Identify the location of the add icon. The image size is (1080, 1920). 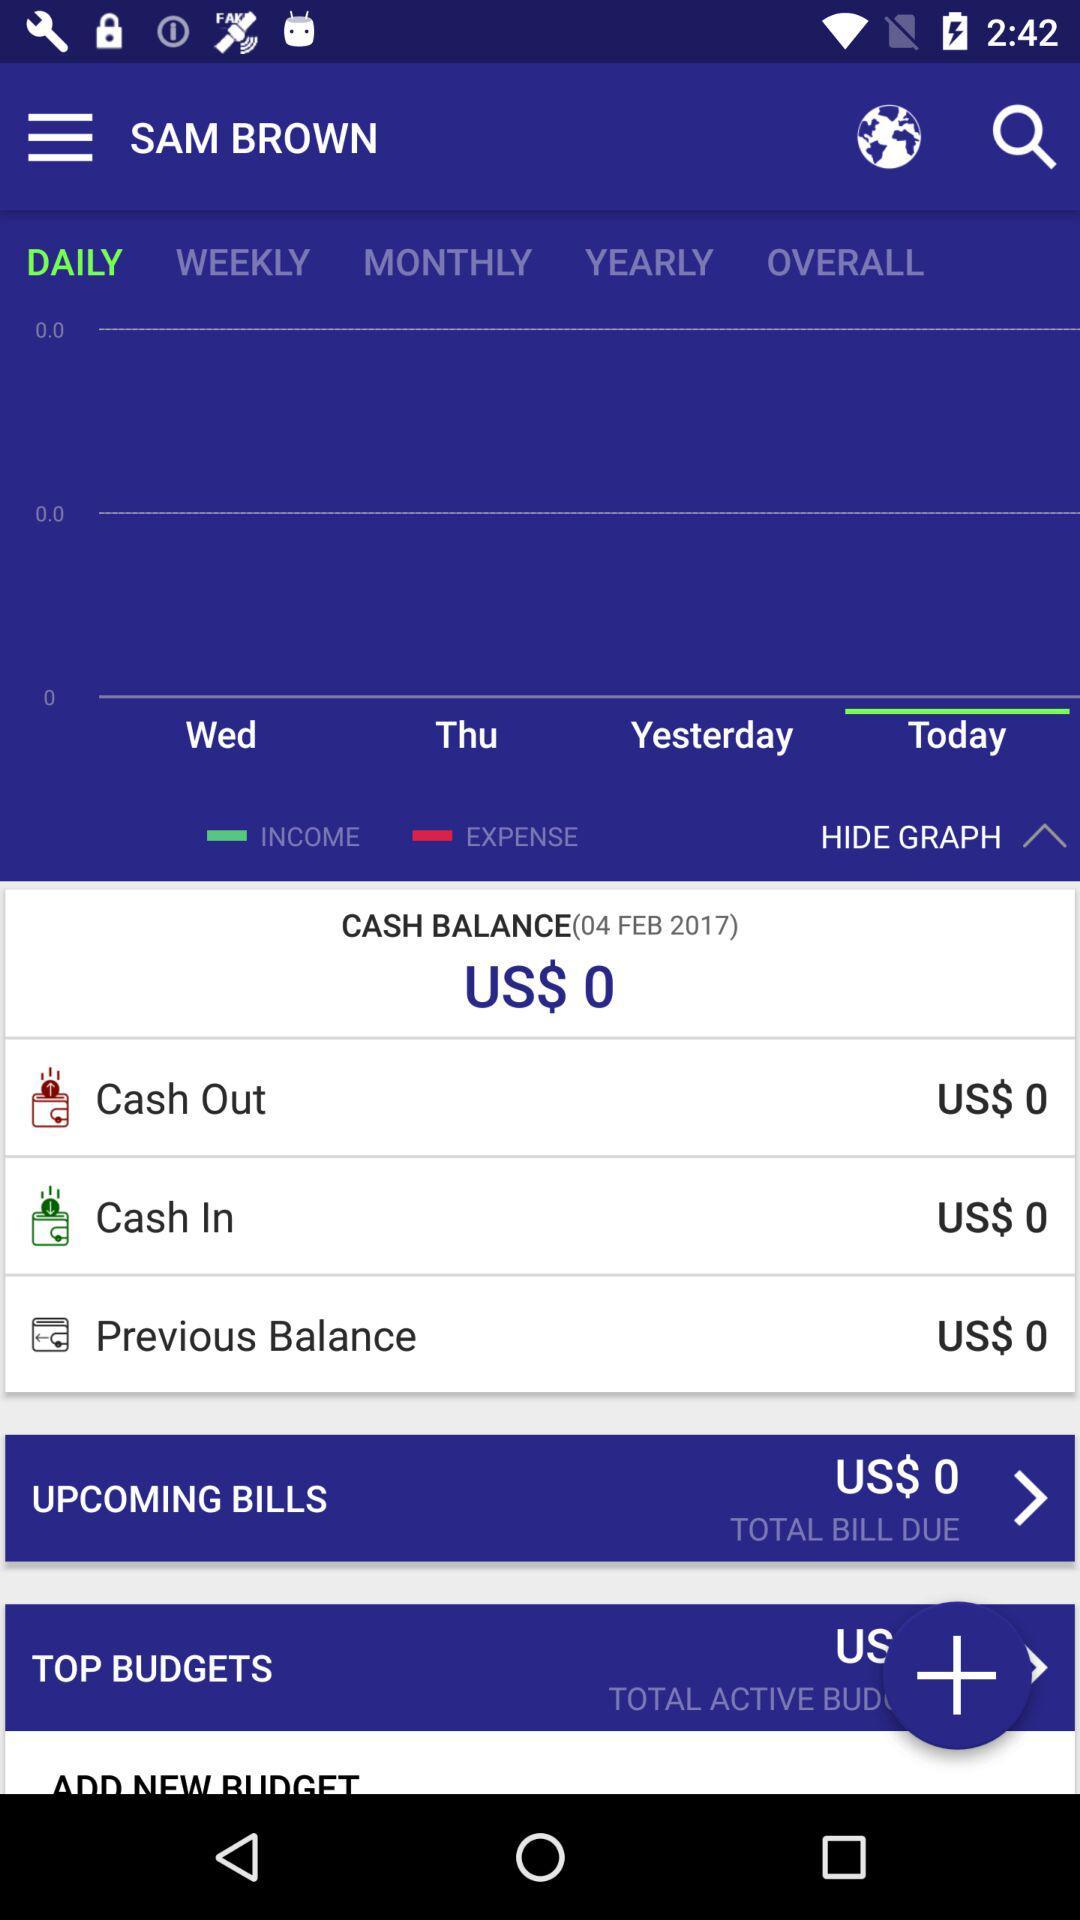
(955, 1682).